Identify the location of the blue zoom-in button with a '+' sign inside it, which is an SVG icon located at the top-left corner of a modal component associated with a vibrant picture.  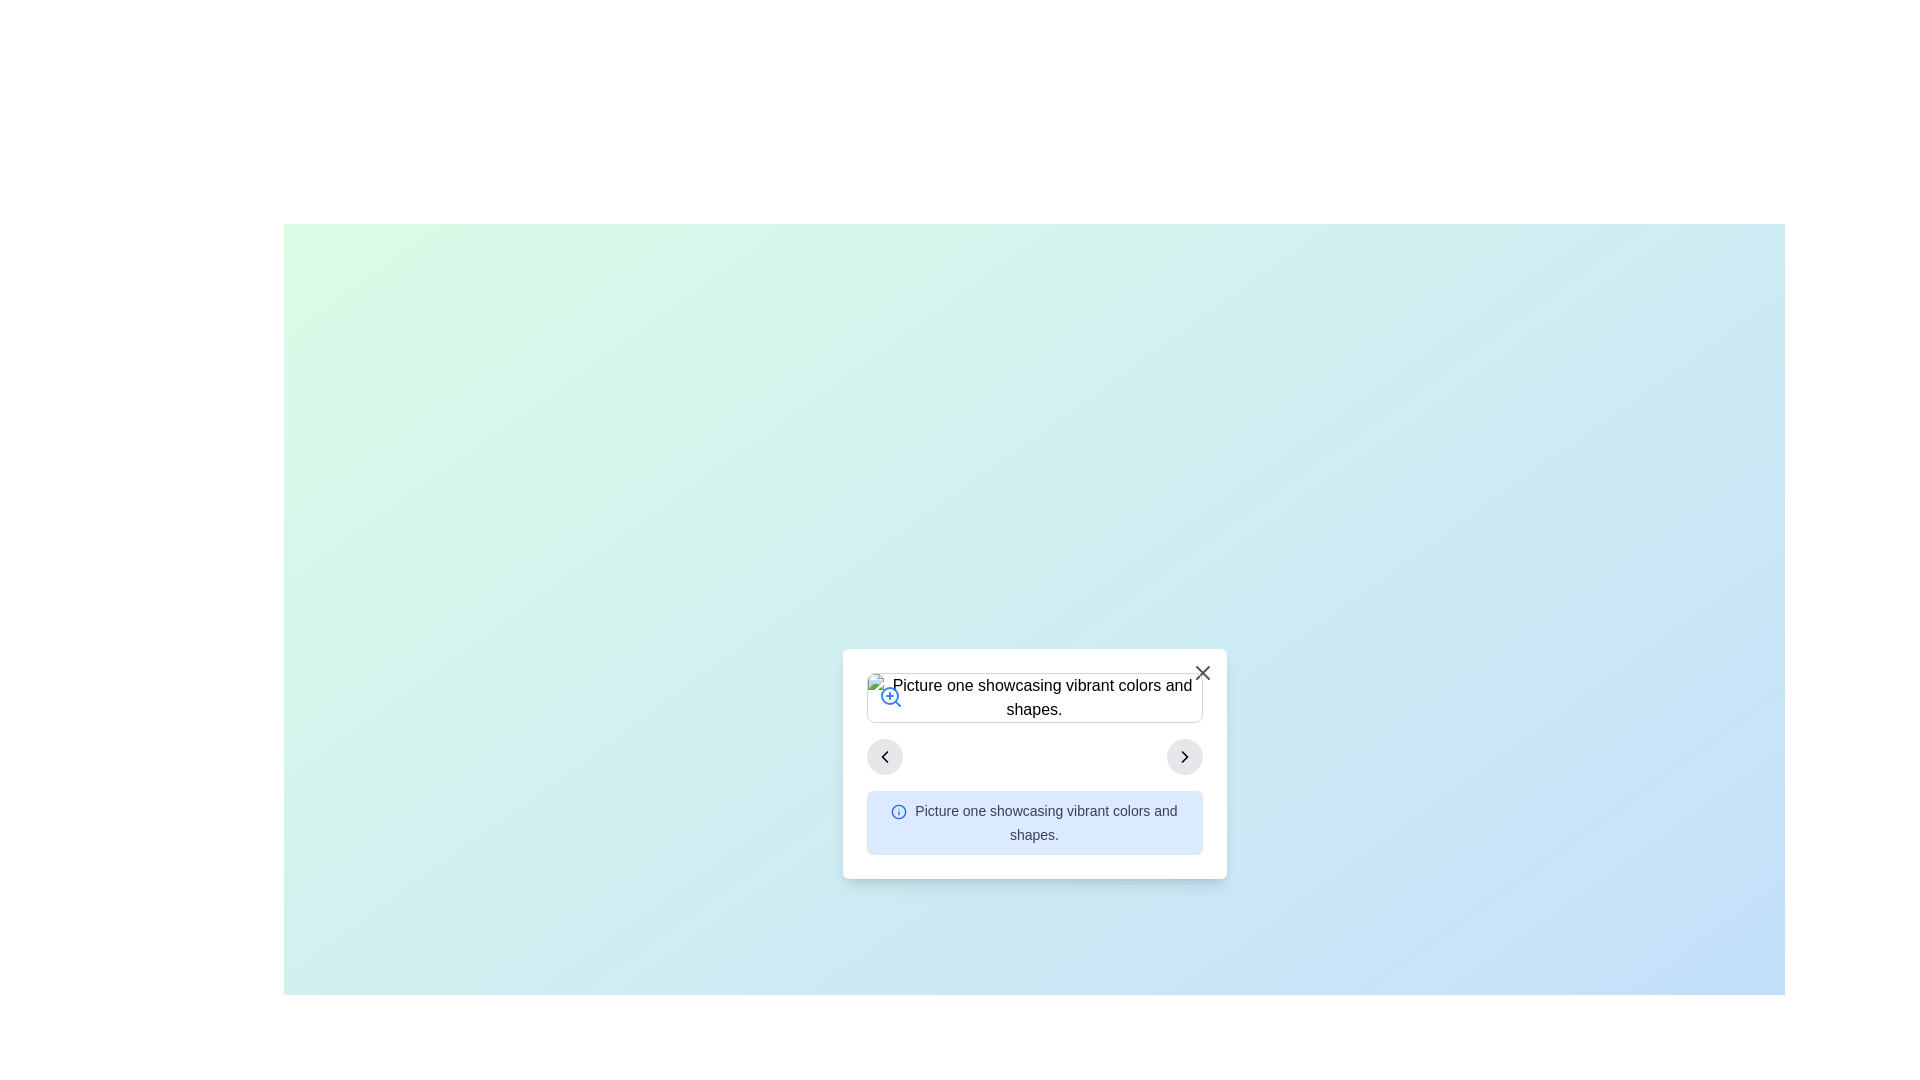
(889, 696).